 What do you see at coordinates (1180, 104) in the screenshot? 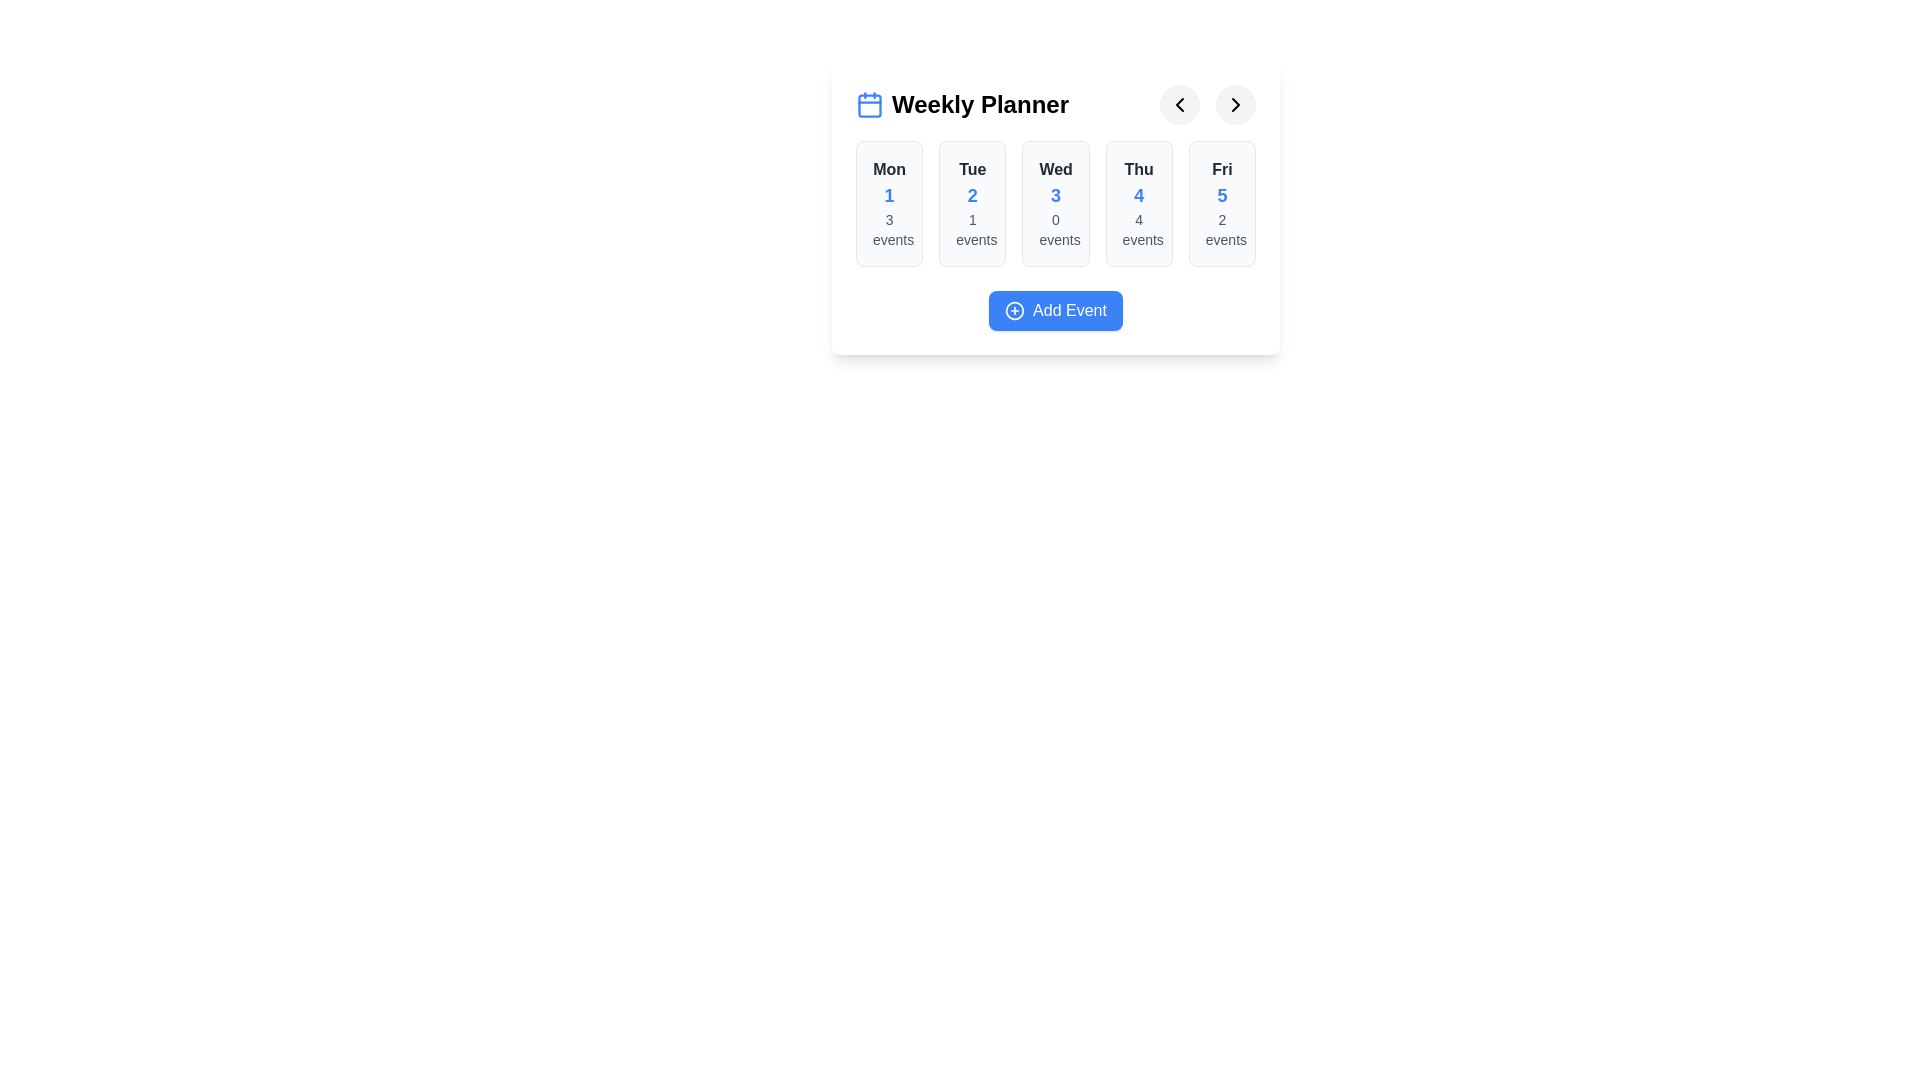
I see `the previous navigation button to navigate between weeks` at bounding box center [1180, 104].